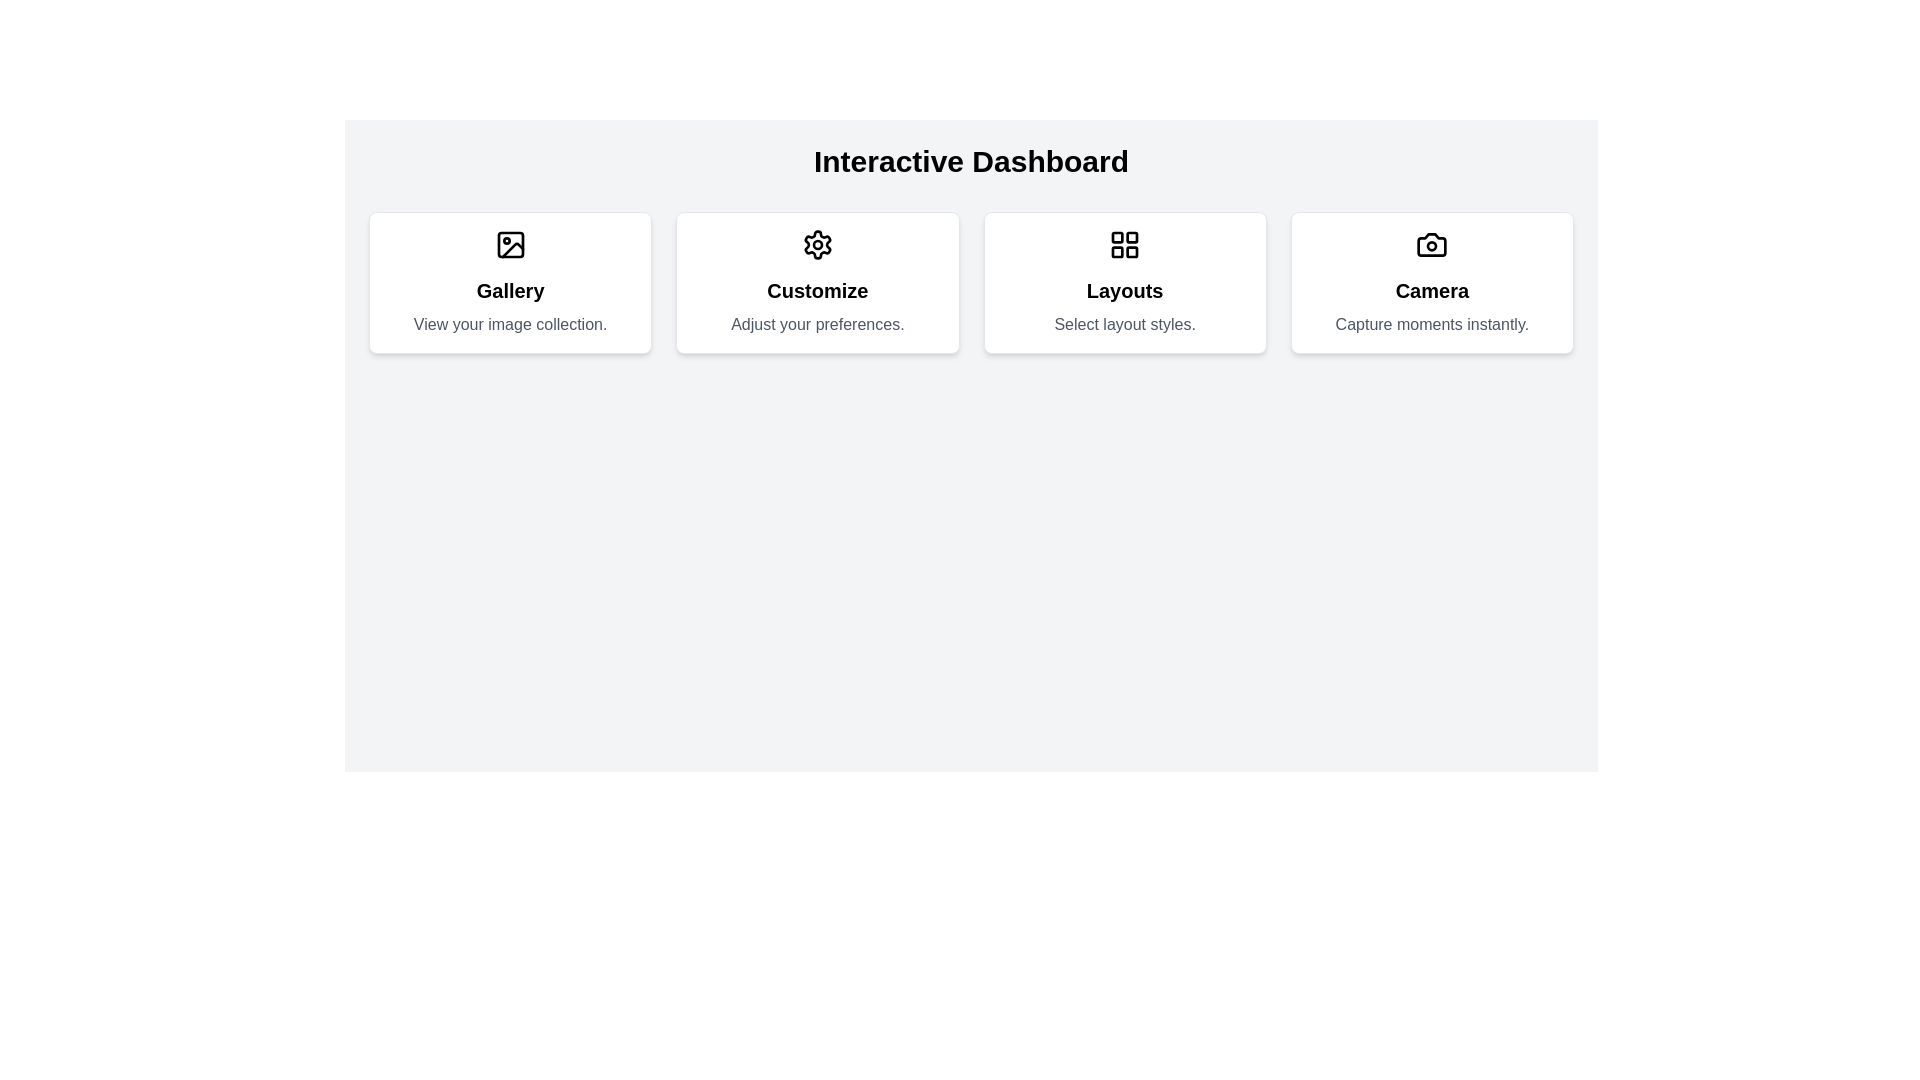 The height and width of the screenshot is (1080, 1920). Describe the element at coordinates (1125, 323) in the screenshot. I see `the static text element that displays 'Select layout styles.' which is located below the title 'Layouts' in the third card of a horizontally aligned group of four cards` at that location.